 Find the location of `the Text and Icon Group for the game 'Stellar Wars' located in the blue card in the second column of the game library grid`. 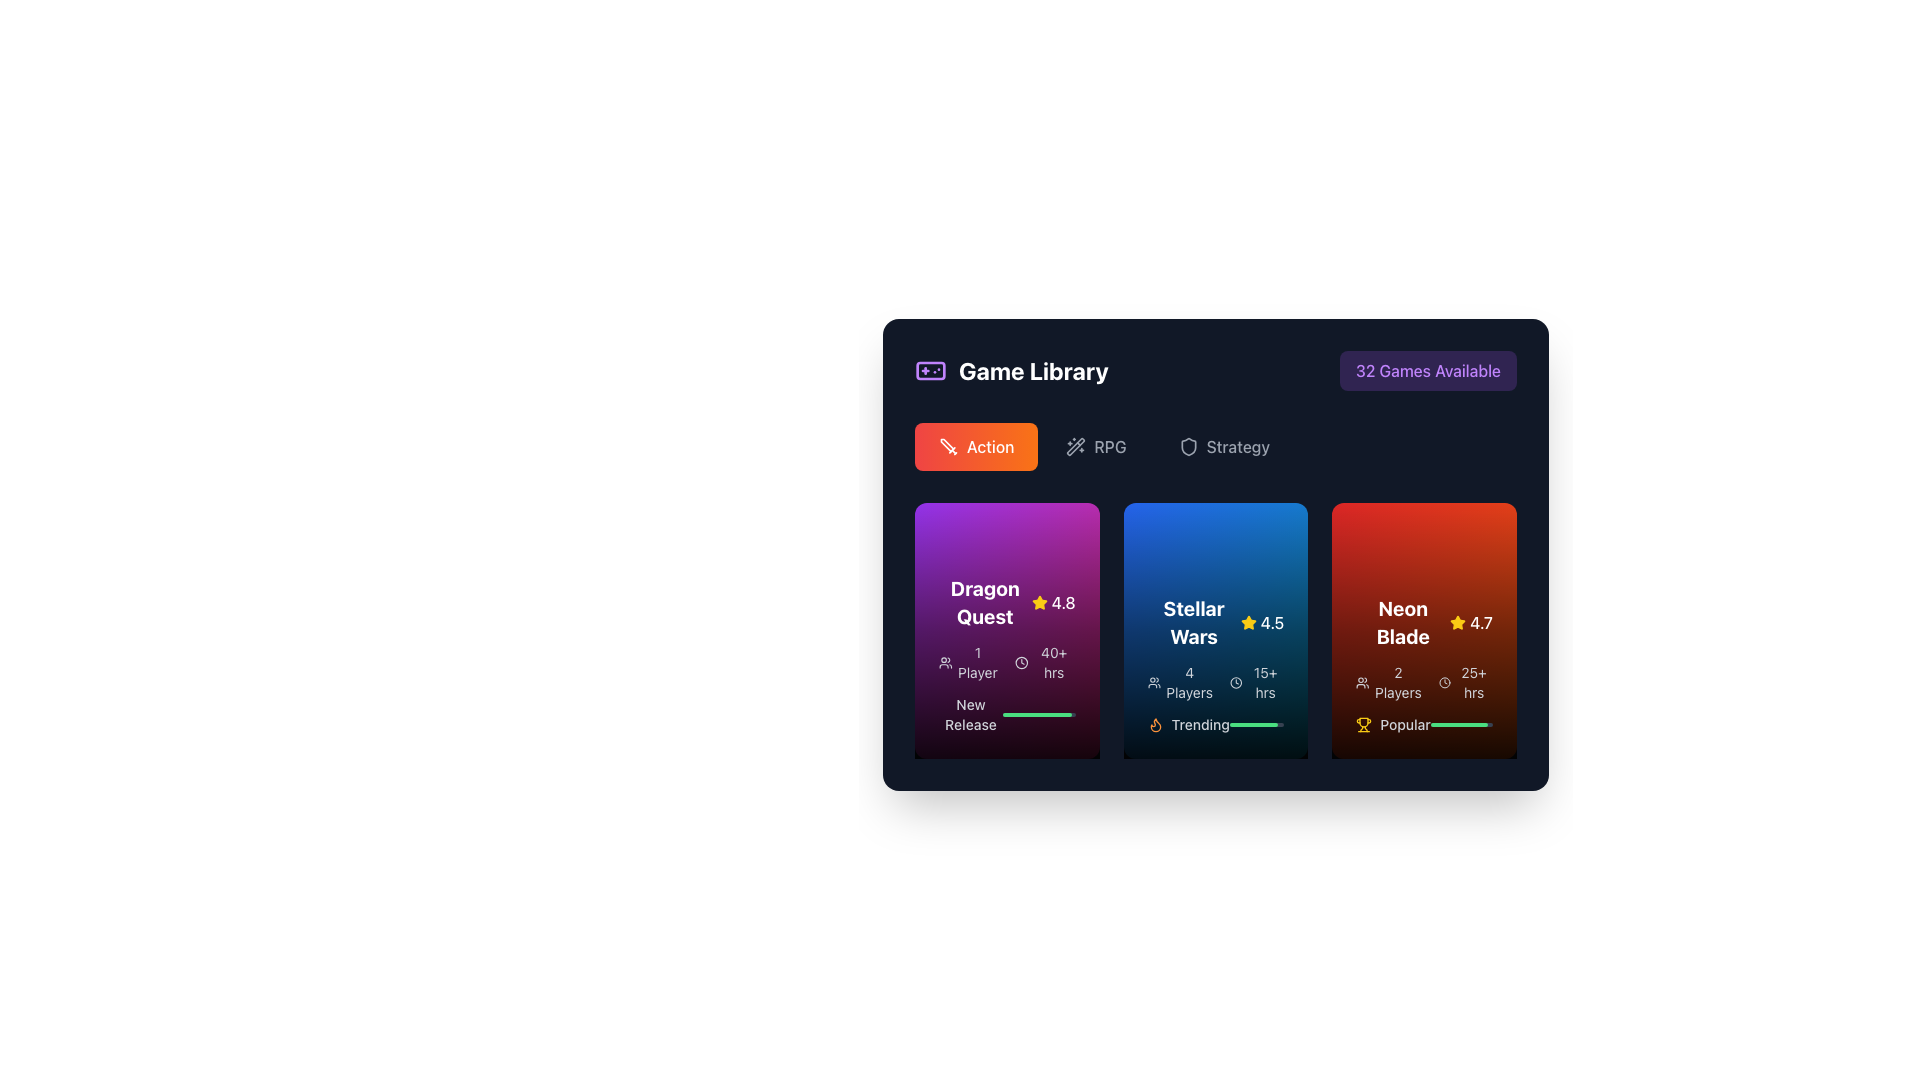

the Text and Icon Group for the game 'Stellar Wars' located in the blue card in the second column of the game library grid is located at coordinates (1214, 622).